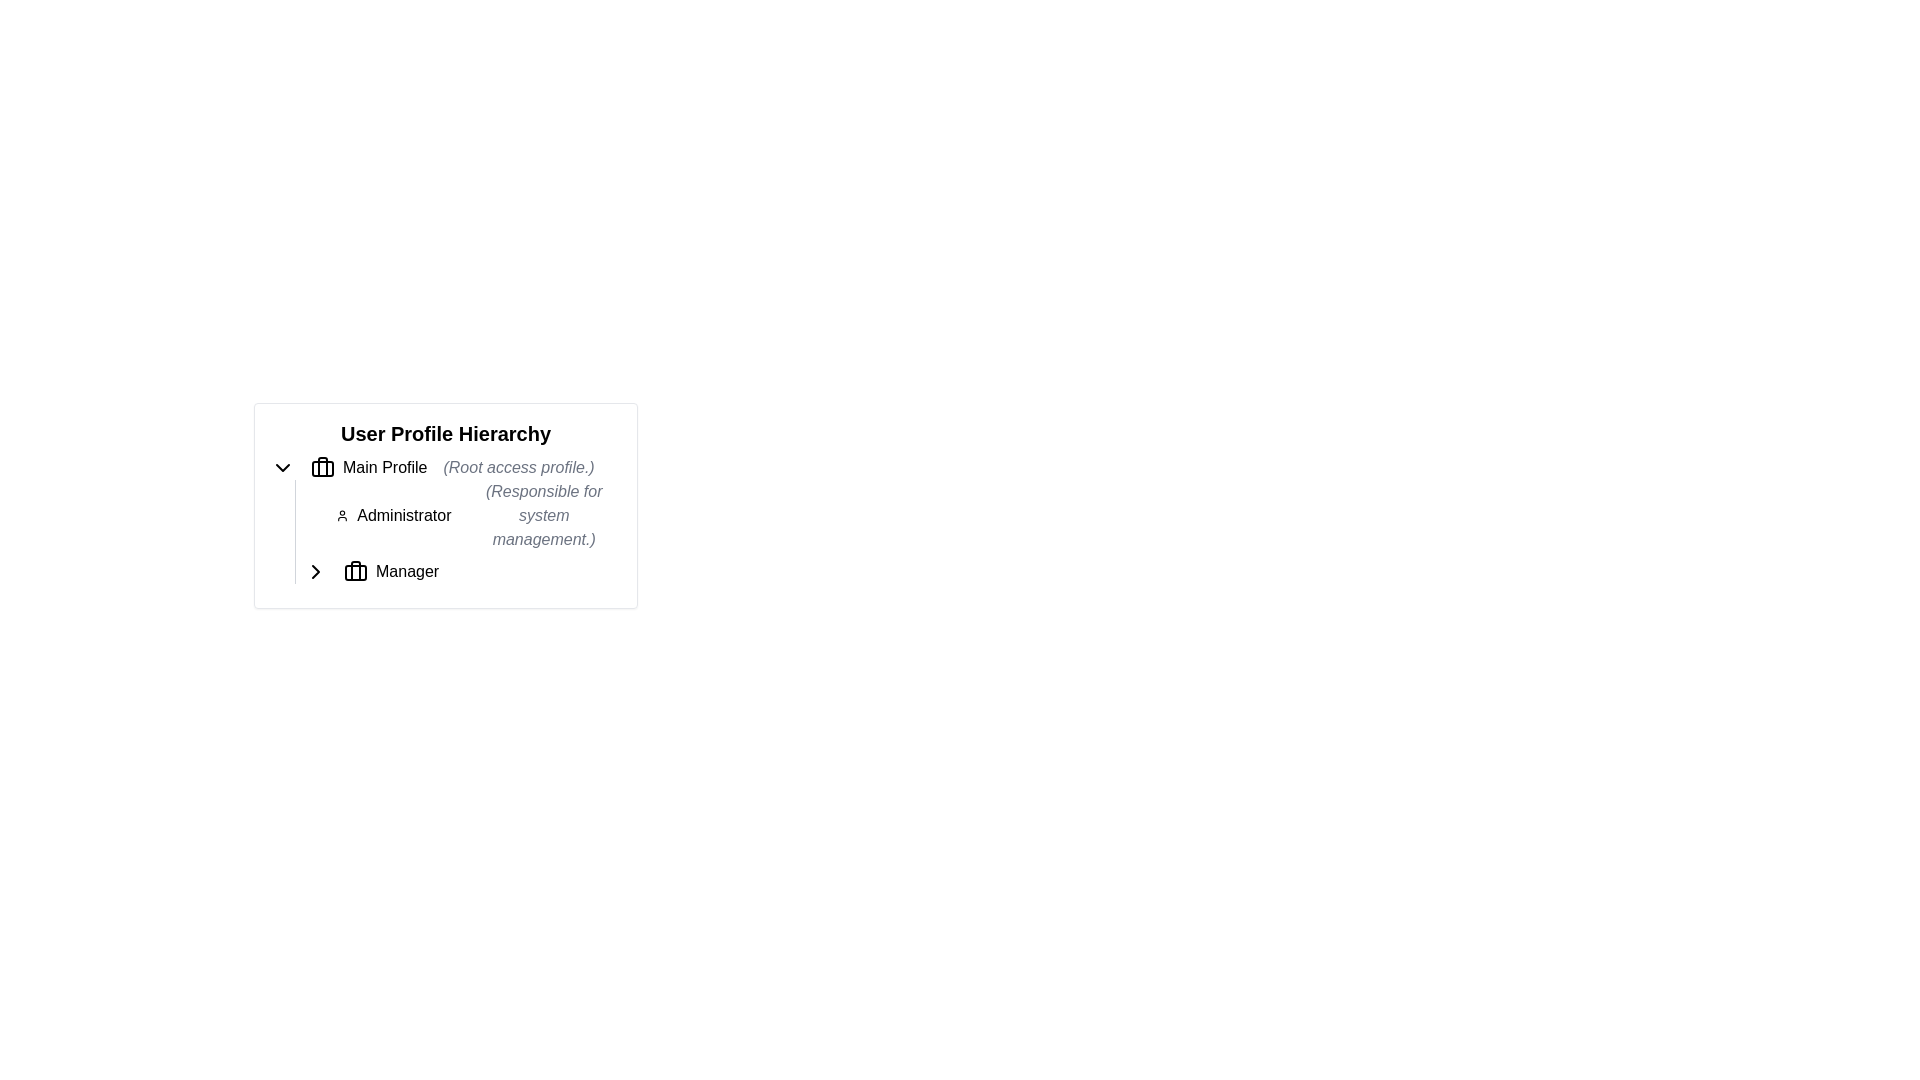 The width and height of the screenshot is (1920, 1080). I want to click on the downward-facing chevron icon next to the 'Main Profile' label, so click(282, 467).